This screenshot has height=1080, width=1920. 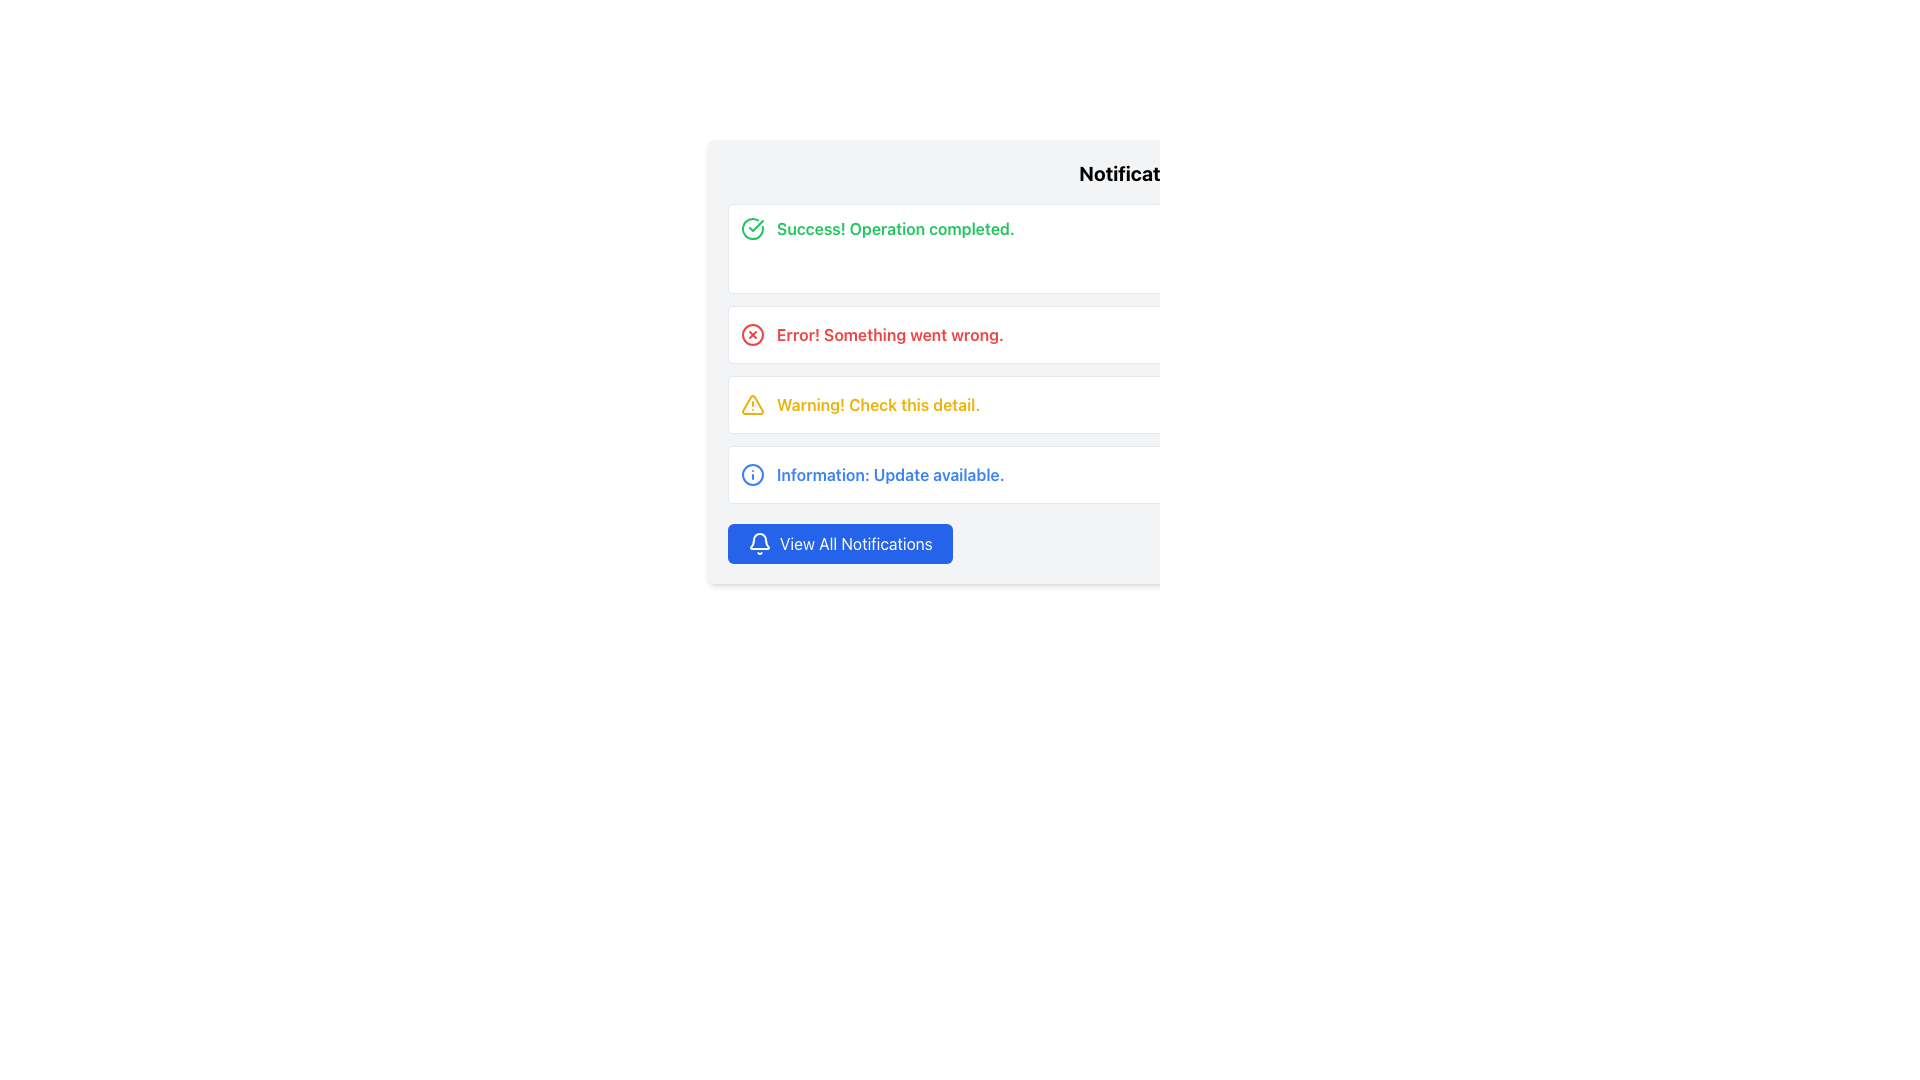 I want to click on the circular icon with a blue outline that represents informational content, located to the left of the text 'Information: Update available.', so click(x=752, y=474).